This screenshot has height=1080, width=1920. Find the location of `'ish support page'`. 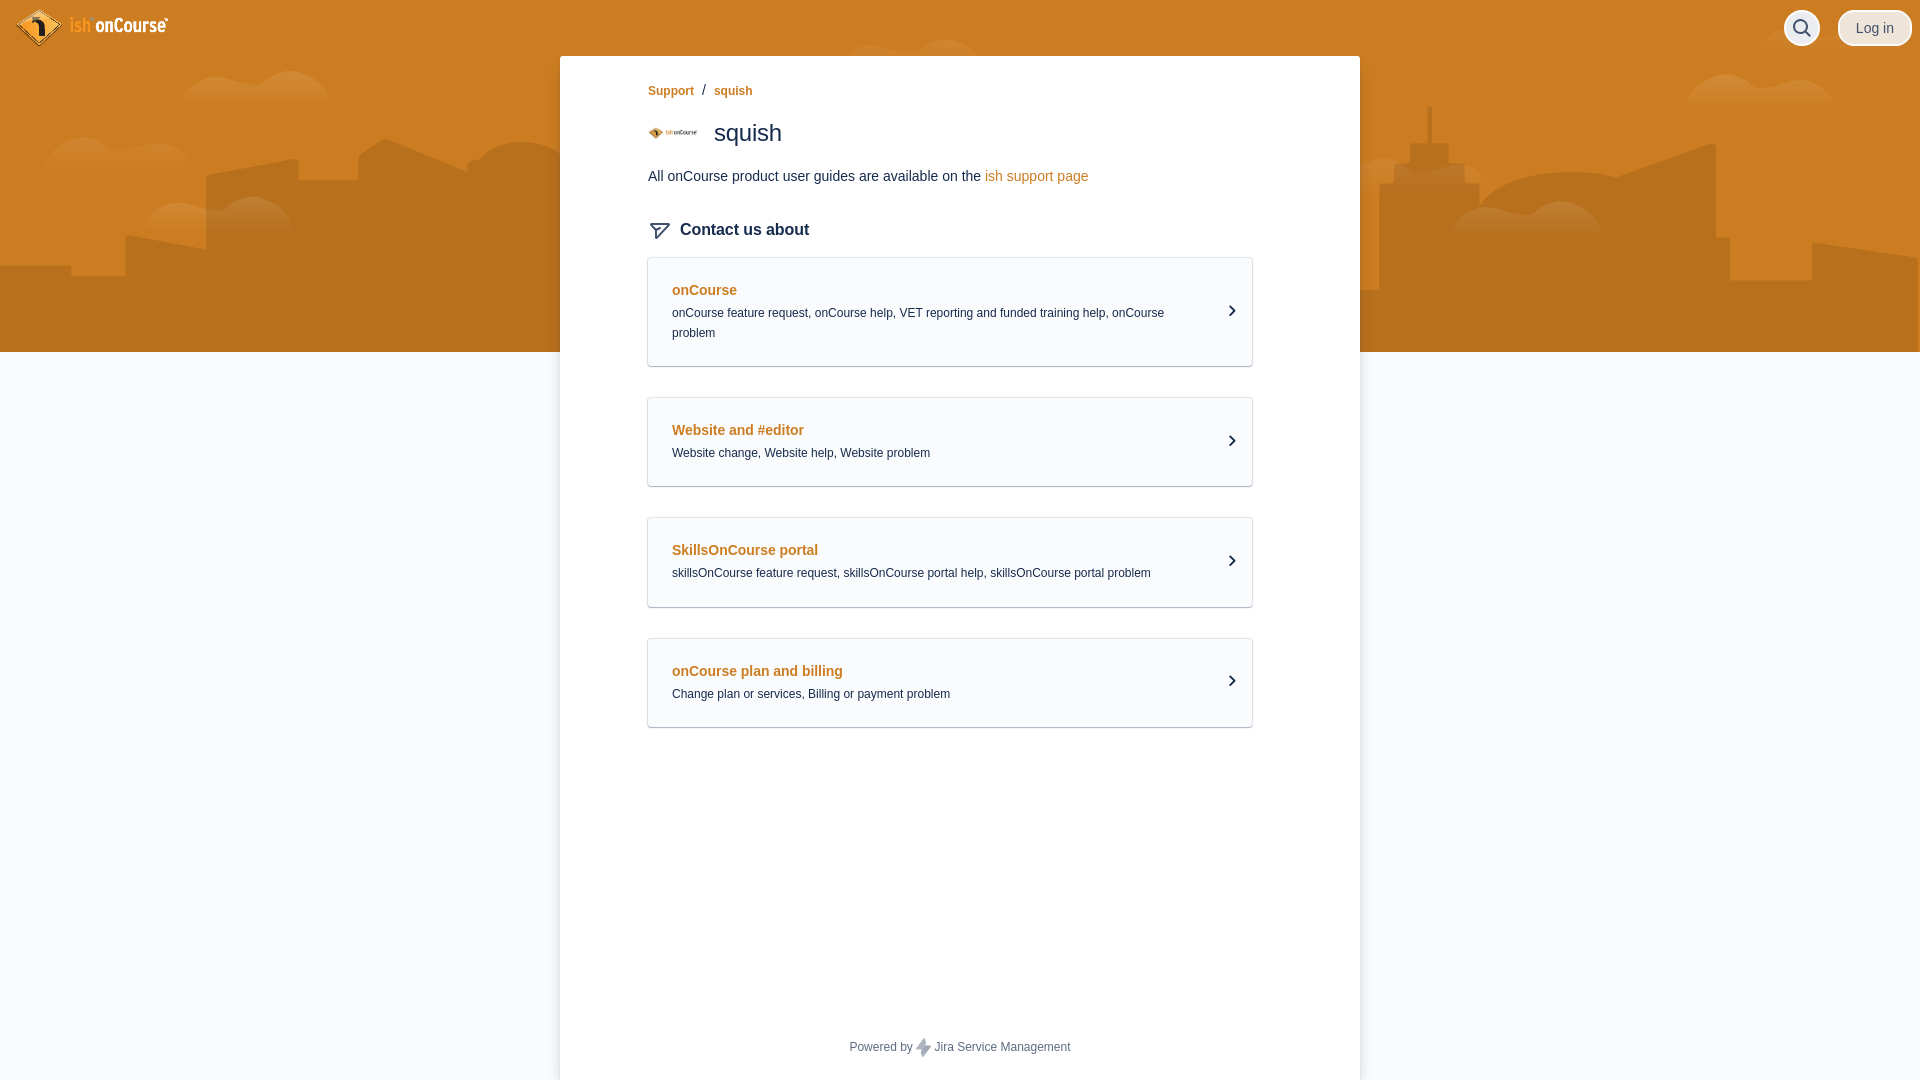

'ish support page' is located at coordinates (1036, 175).